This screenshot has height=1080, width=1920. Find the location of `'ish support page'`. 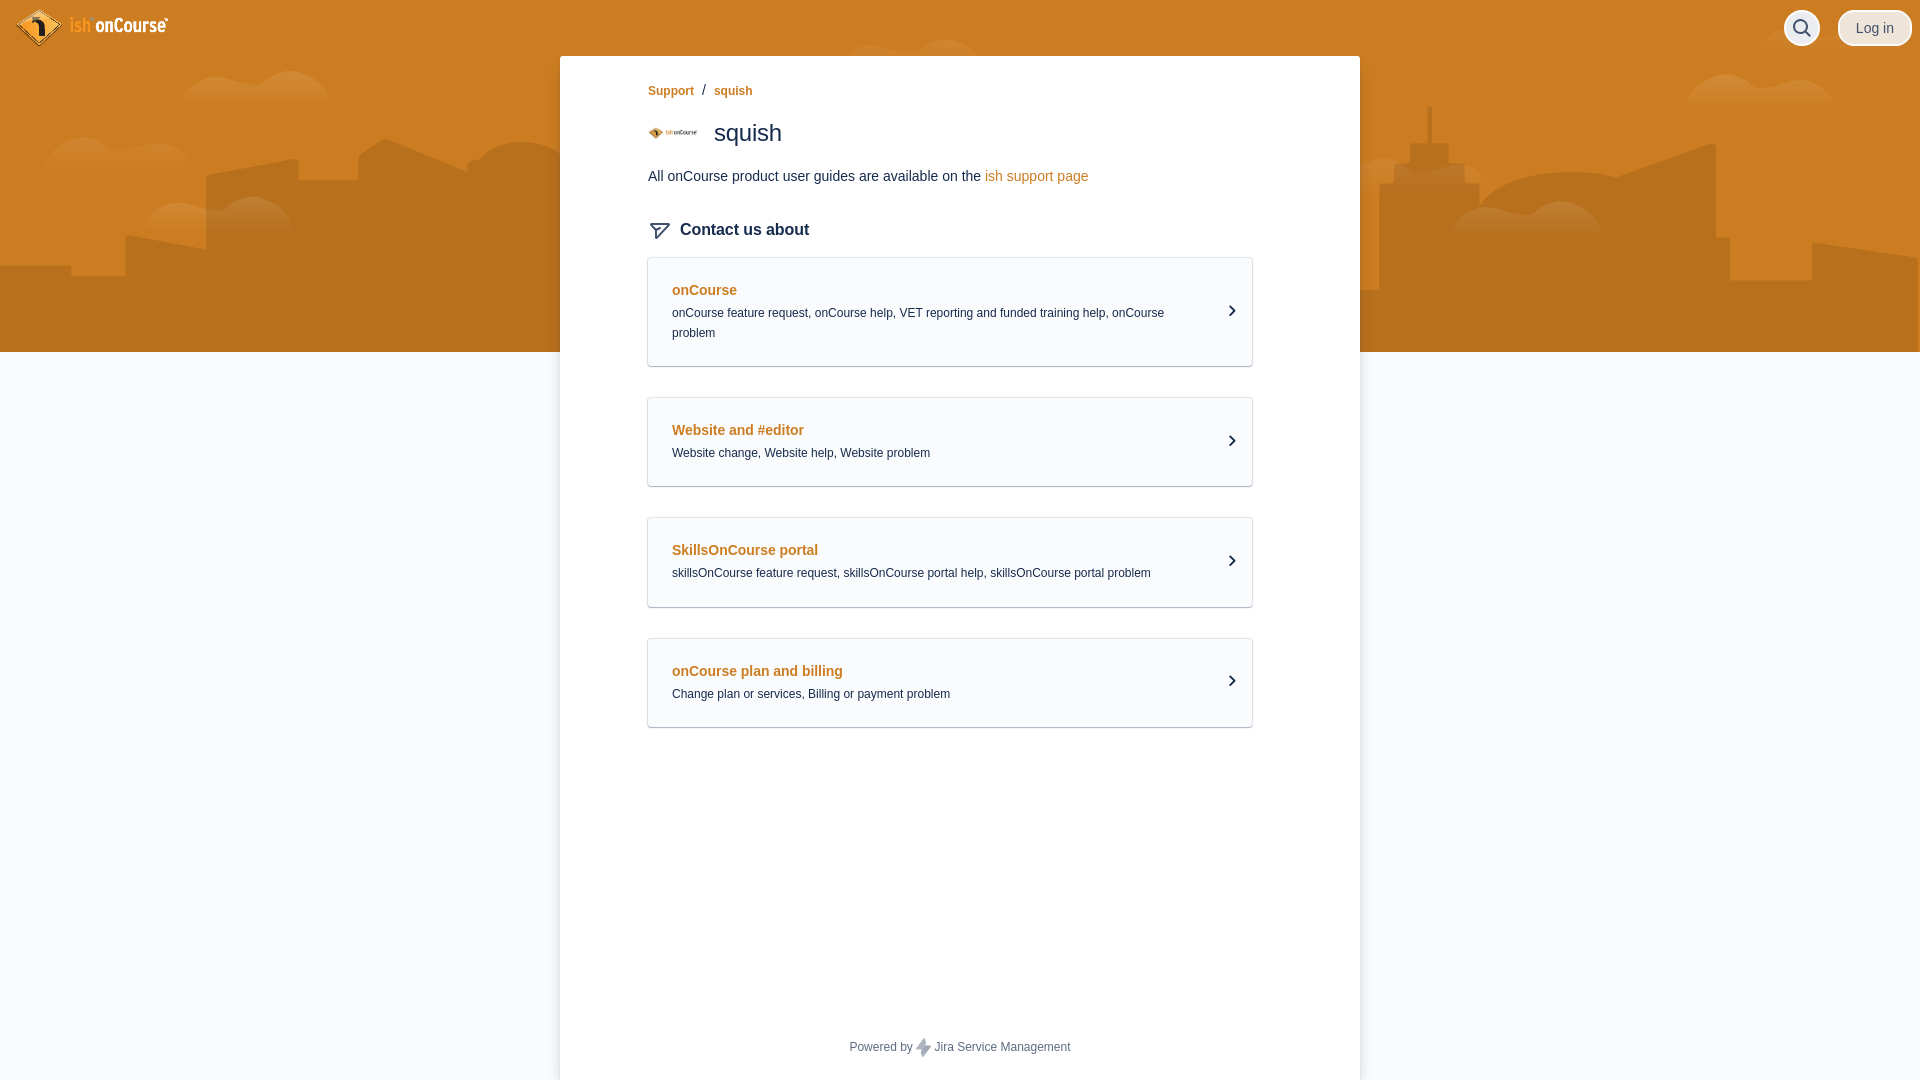

'ish support page' is located at coordinates (1036, 175).